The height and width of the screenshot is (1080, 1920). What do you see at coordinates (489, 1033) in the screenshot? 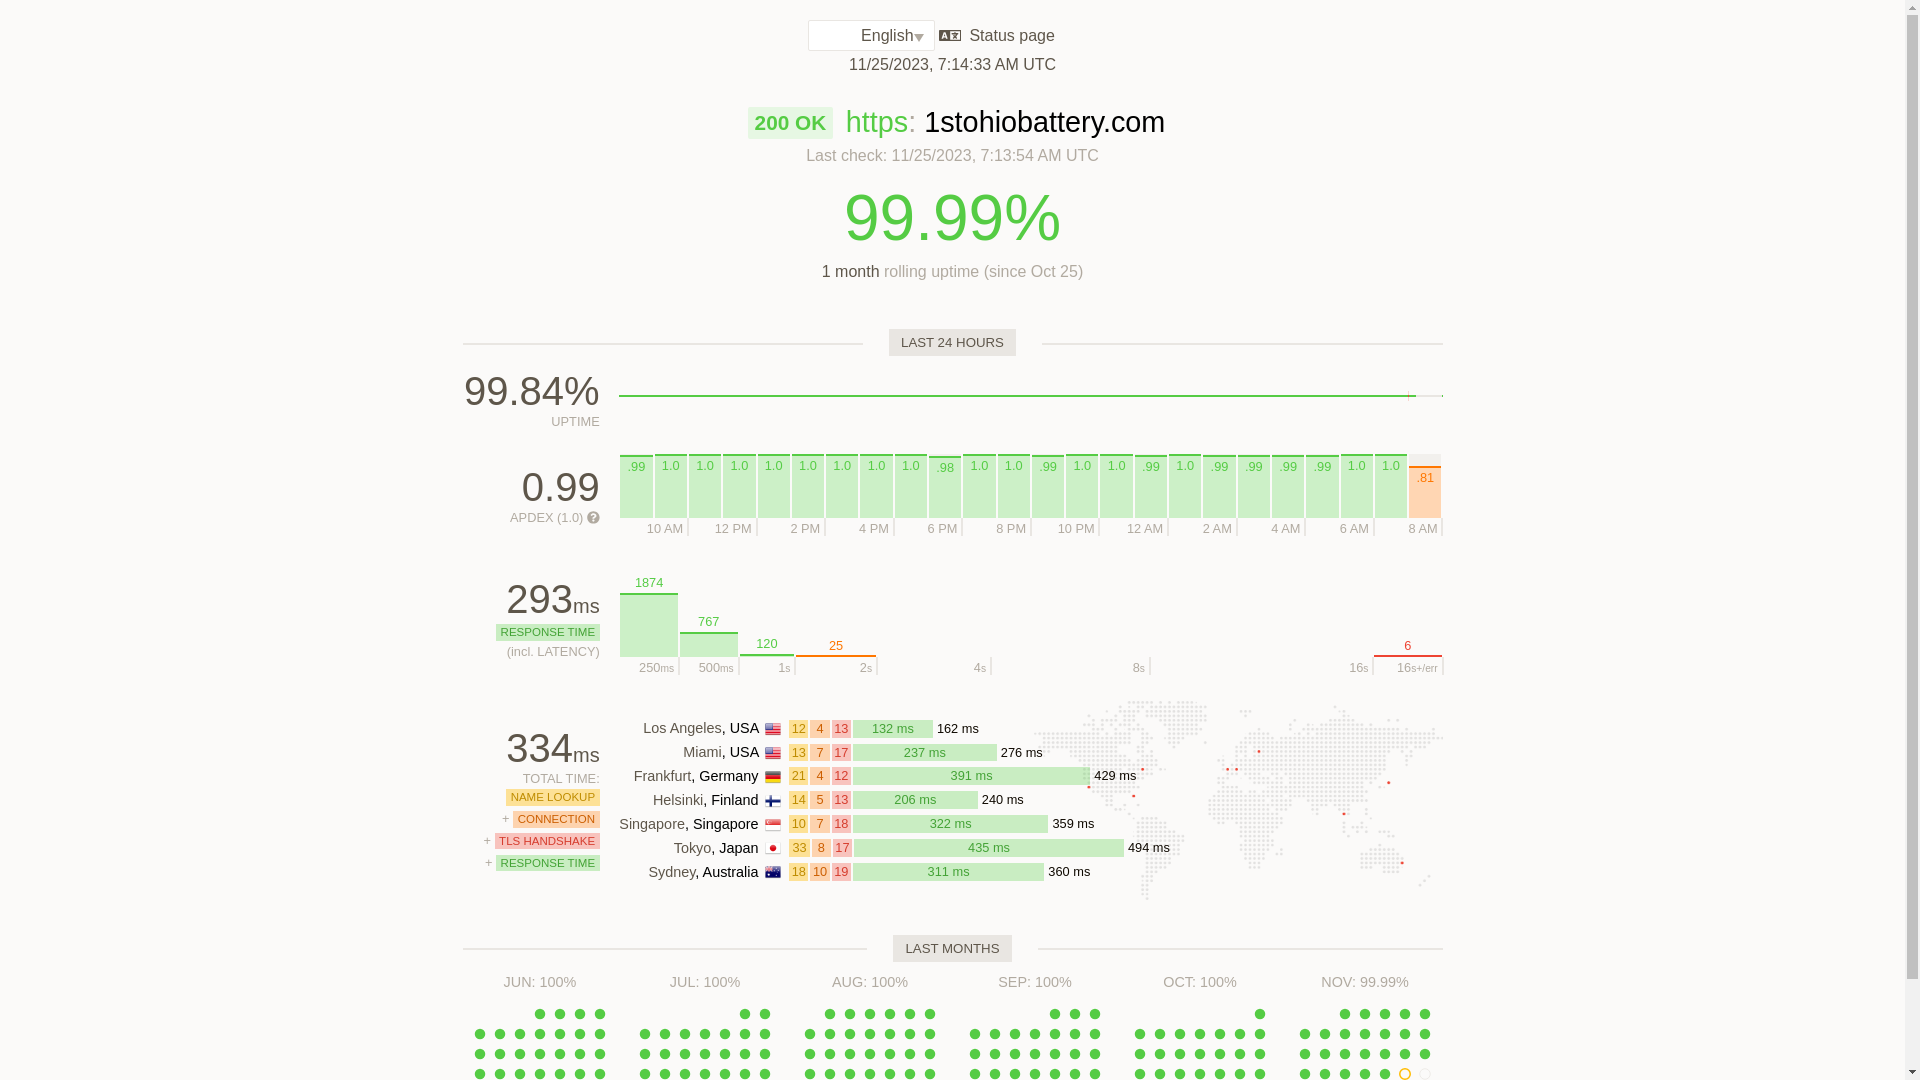
I see `'<small>Jun 06:</small> No downtime'` at bounding box center [489, 1033].